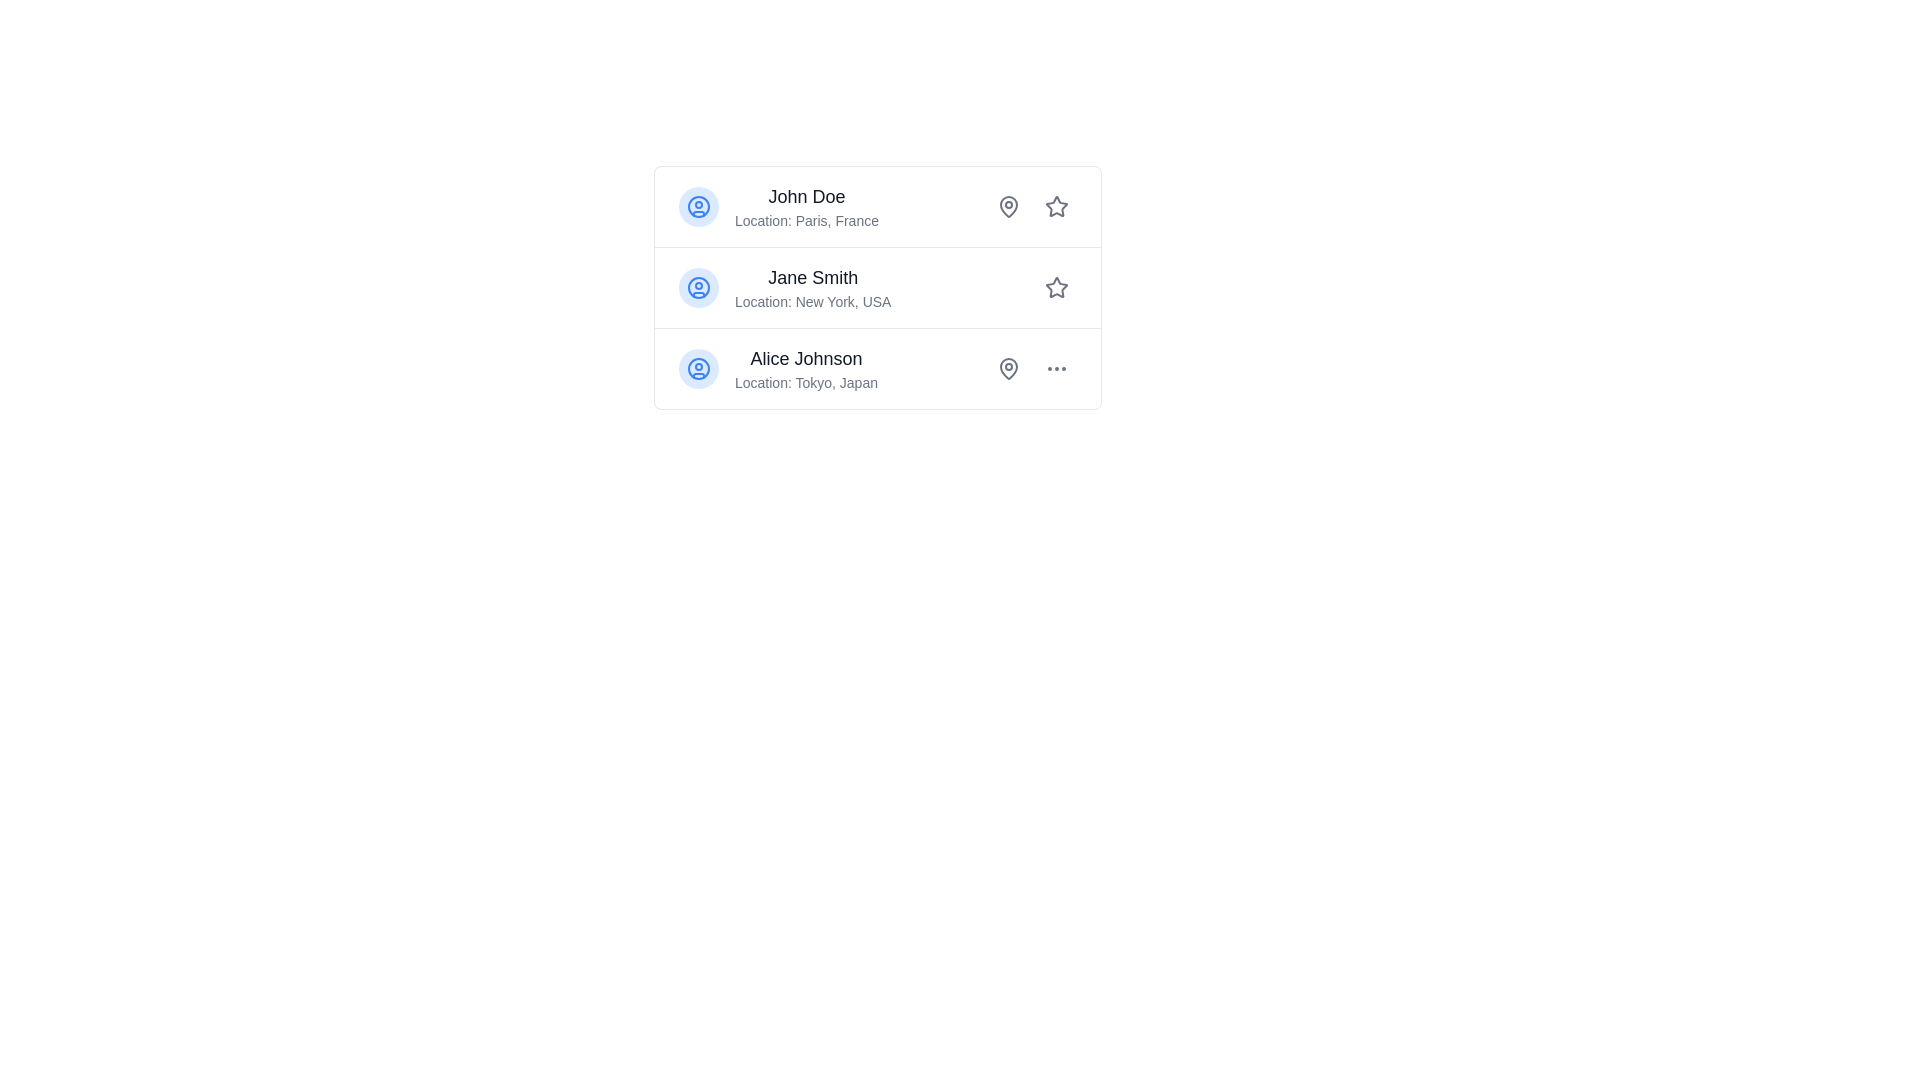 The width and height of the screenshot is (1920, 1080). What do you see at coordinates (806, 357) in the screenshot?
I see `the text label representing the name of the third profile entry in the list, located above the text 'Location: Tokyo, Japan'` at bounding box center [806, 357].